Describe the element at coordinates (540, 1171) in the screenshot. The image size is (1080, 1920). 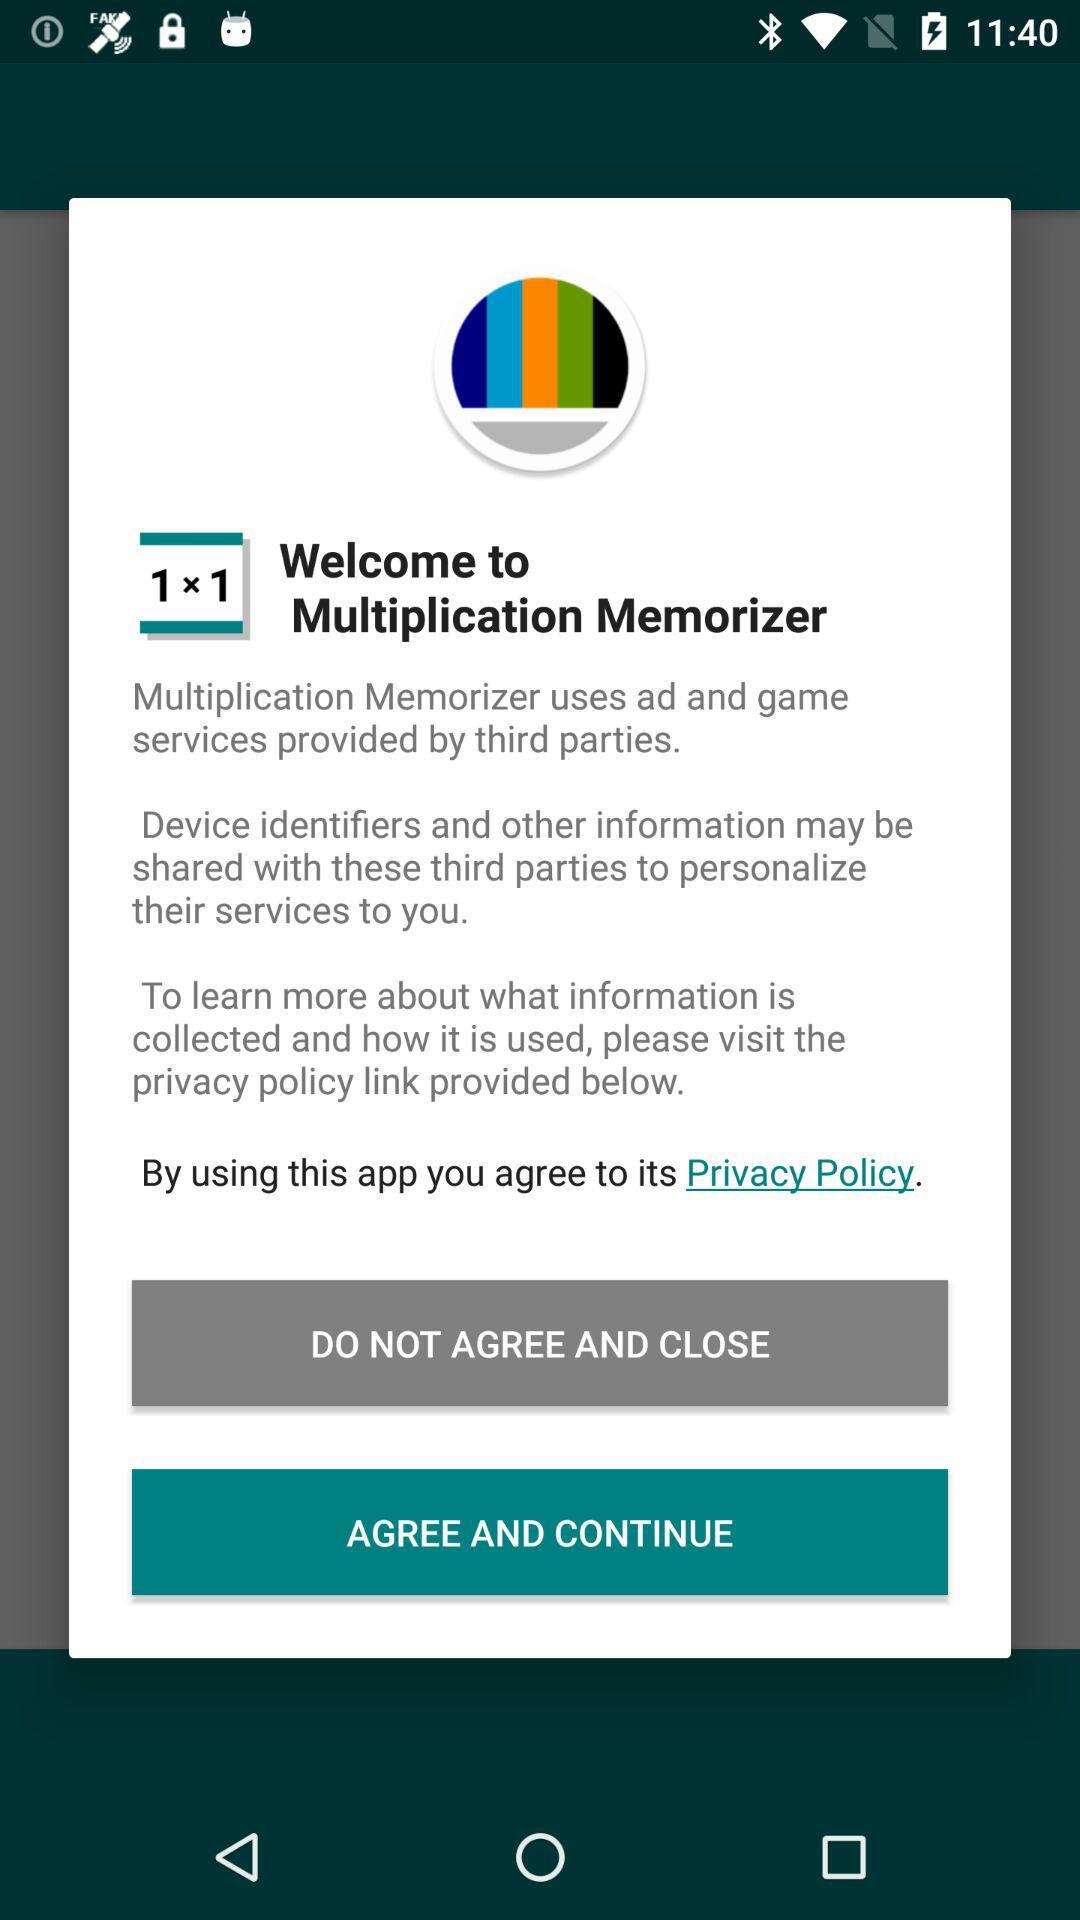
I see `icon above do not agree item` at that location.